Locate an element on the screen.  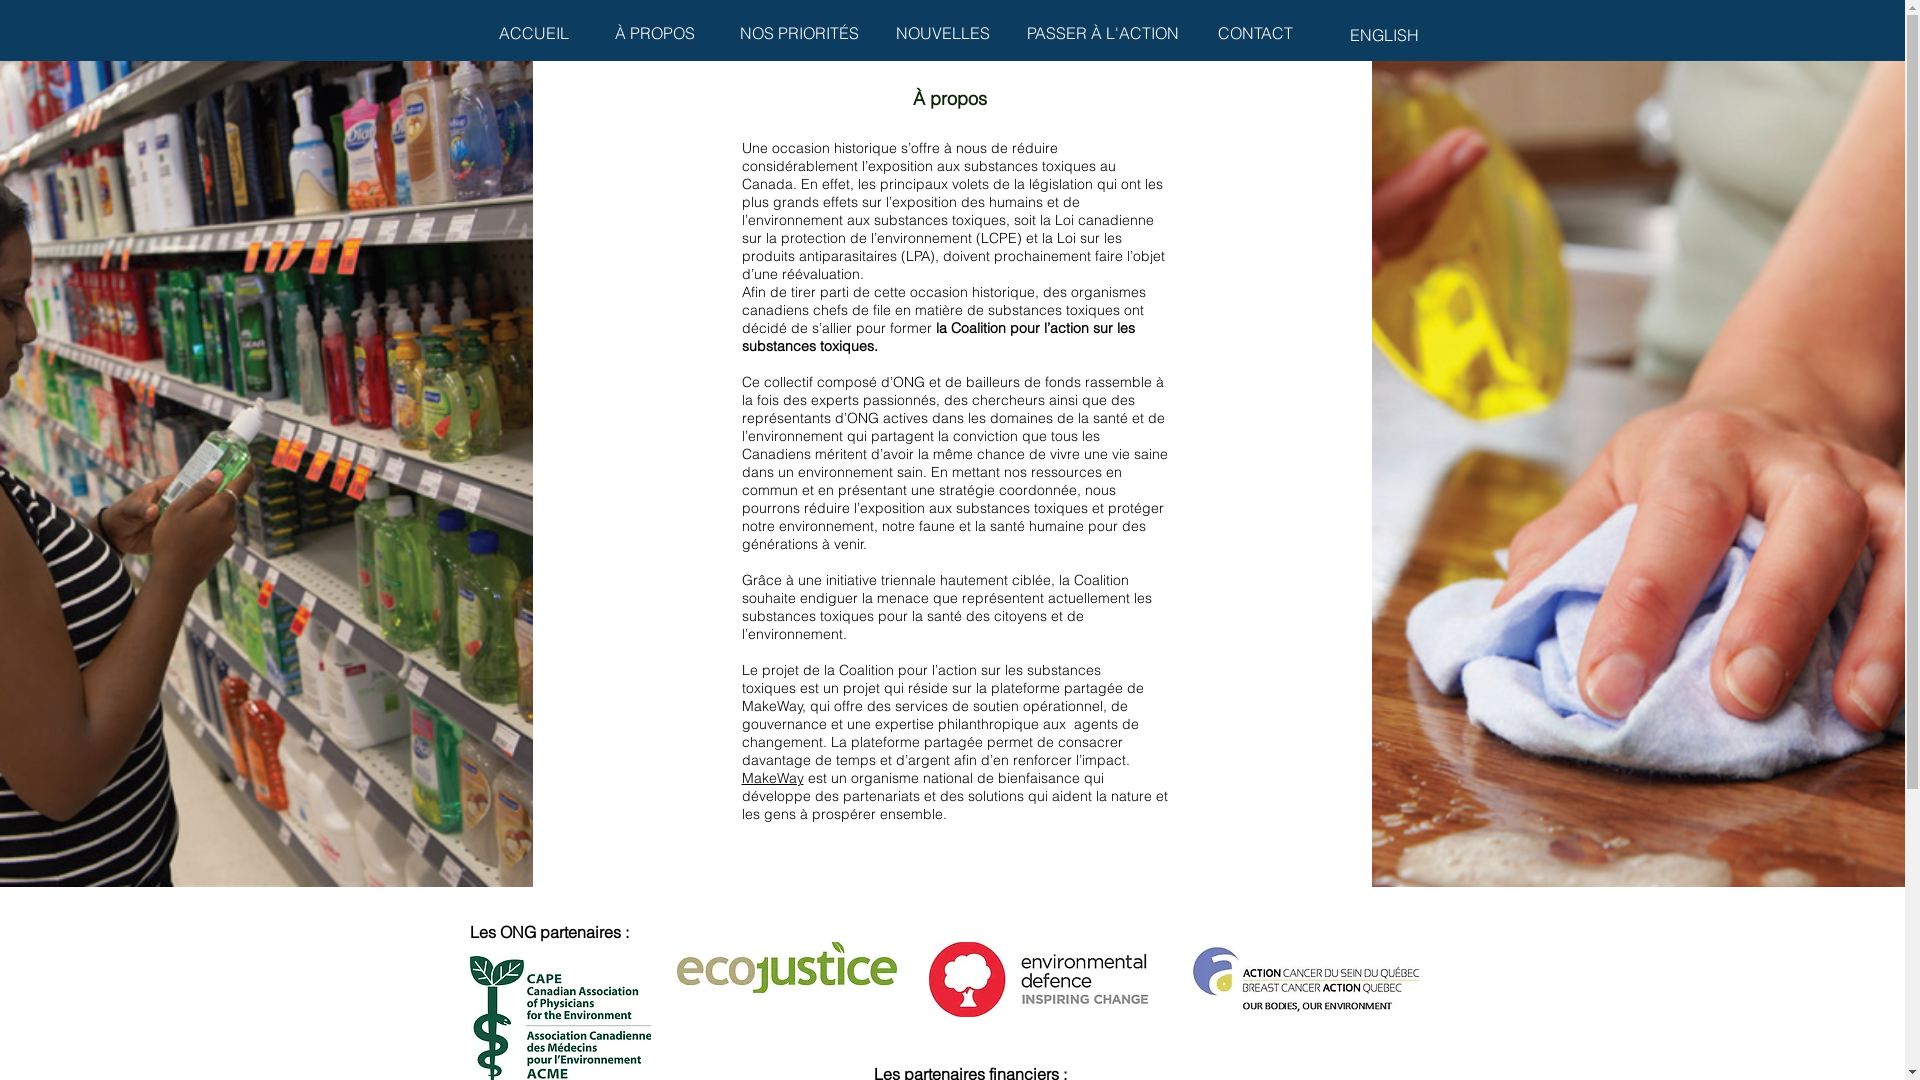
'ACCUEIL' is located at coordinates (534, 33).